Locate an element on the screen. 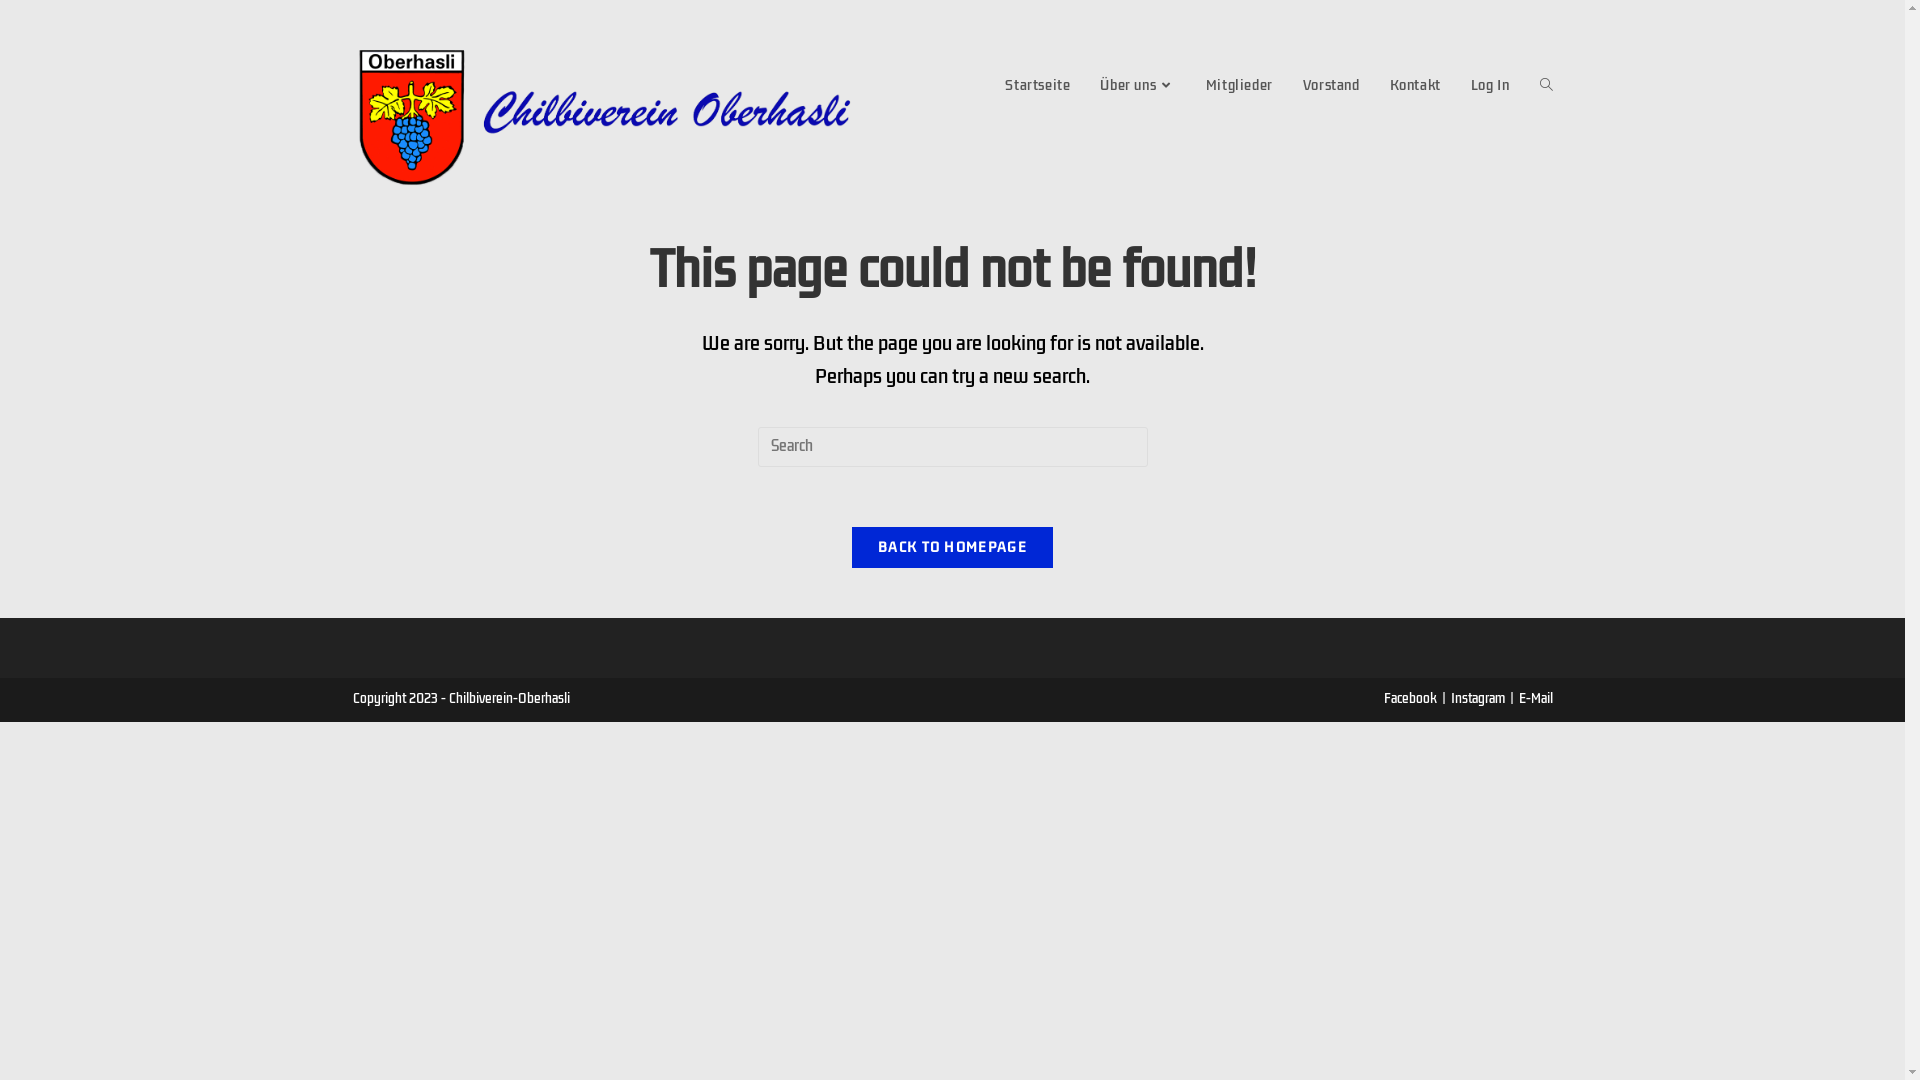 The height and width of the screenshot is (1080, 1920). 'Toggle website search' is located at coordinates (1522, 83).